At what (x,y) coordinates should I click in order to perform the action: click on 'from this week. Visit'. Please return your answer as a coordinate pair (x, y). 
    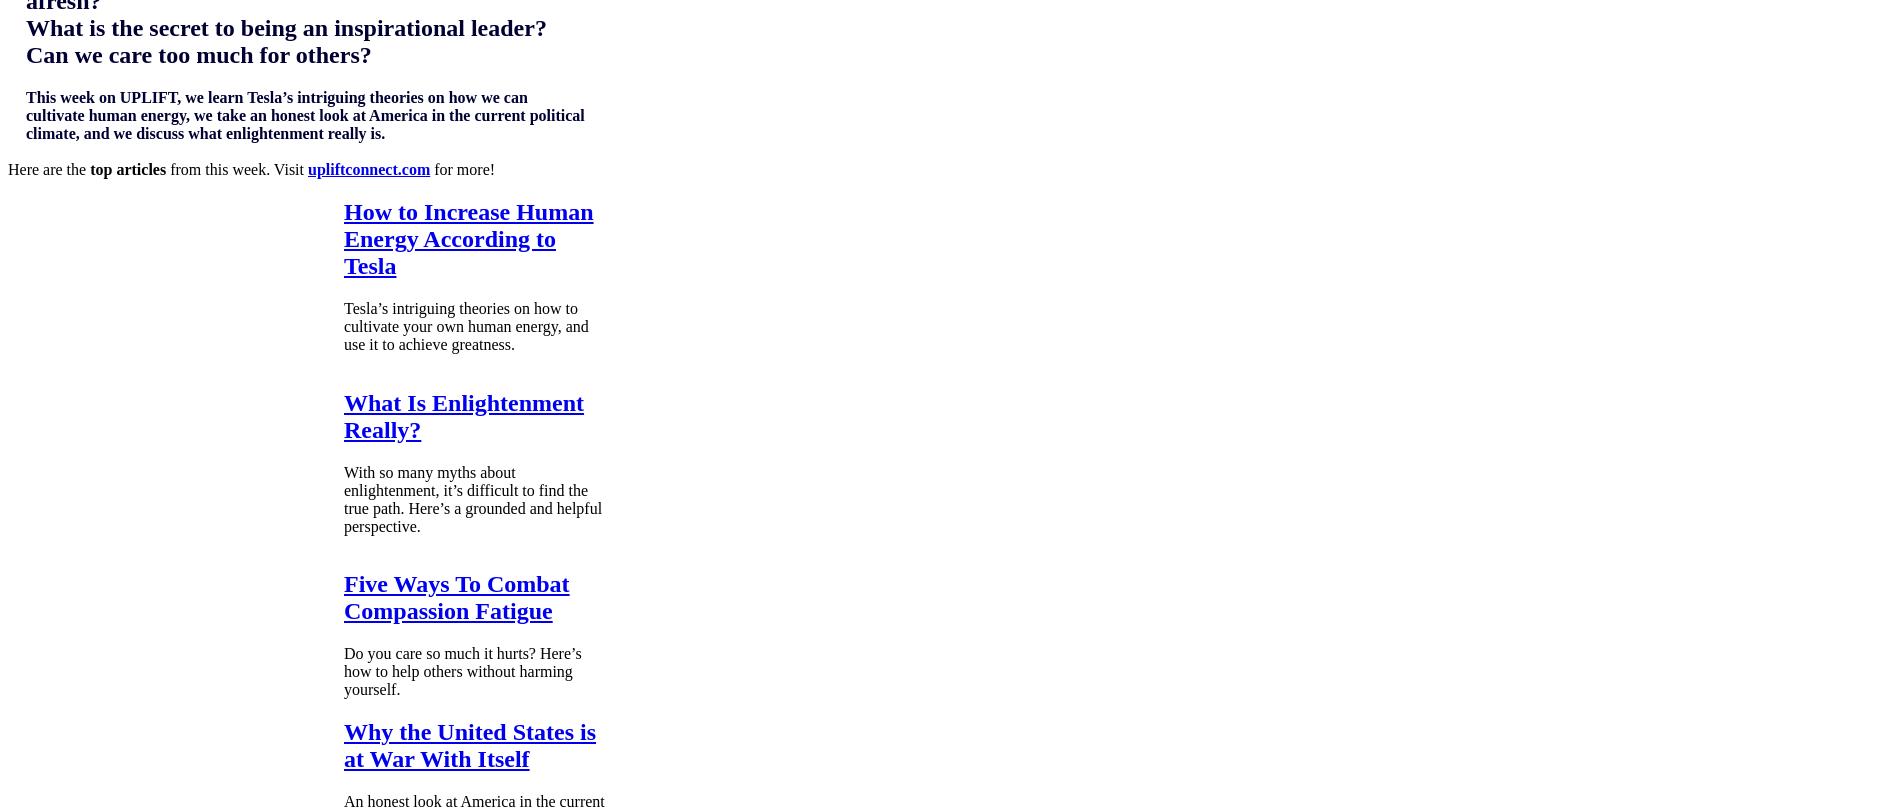
    Looking at the image, I should click on (166, 168).